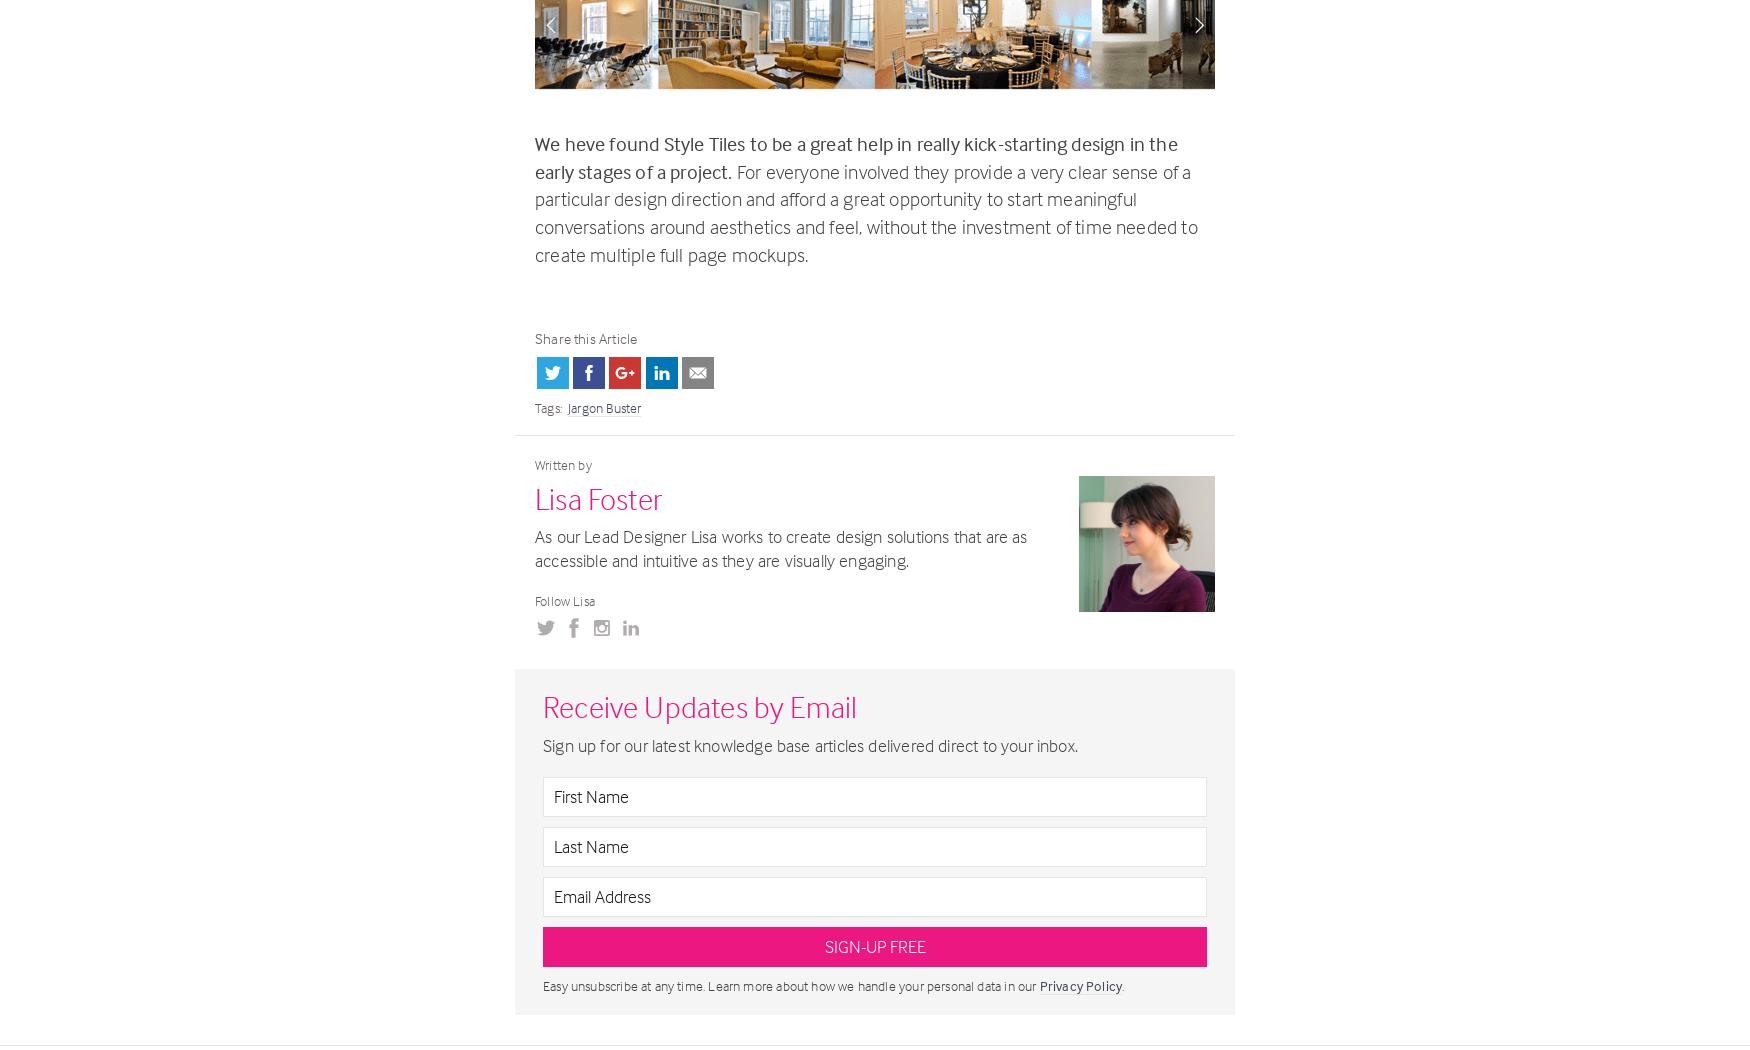 The width and height of the screenshot is (1750, 1050). Describe the element at coordinates (597, 497) in the screenshot. I see `'Lisa Foster'` at that location.